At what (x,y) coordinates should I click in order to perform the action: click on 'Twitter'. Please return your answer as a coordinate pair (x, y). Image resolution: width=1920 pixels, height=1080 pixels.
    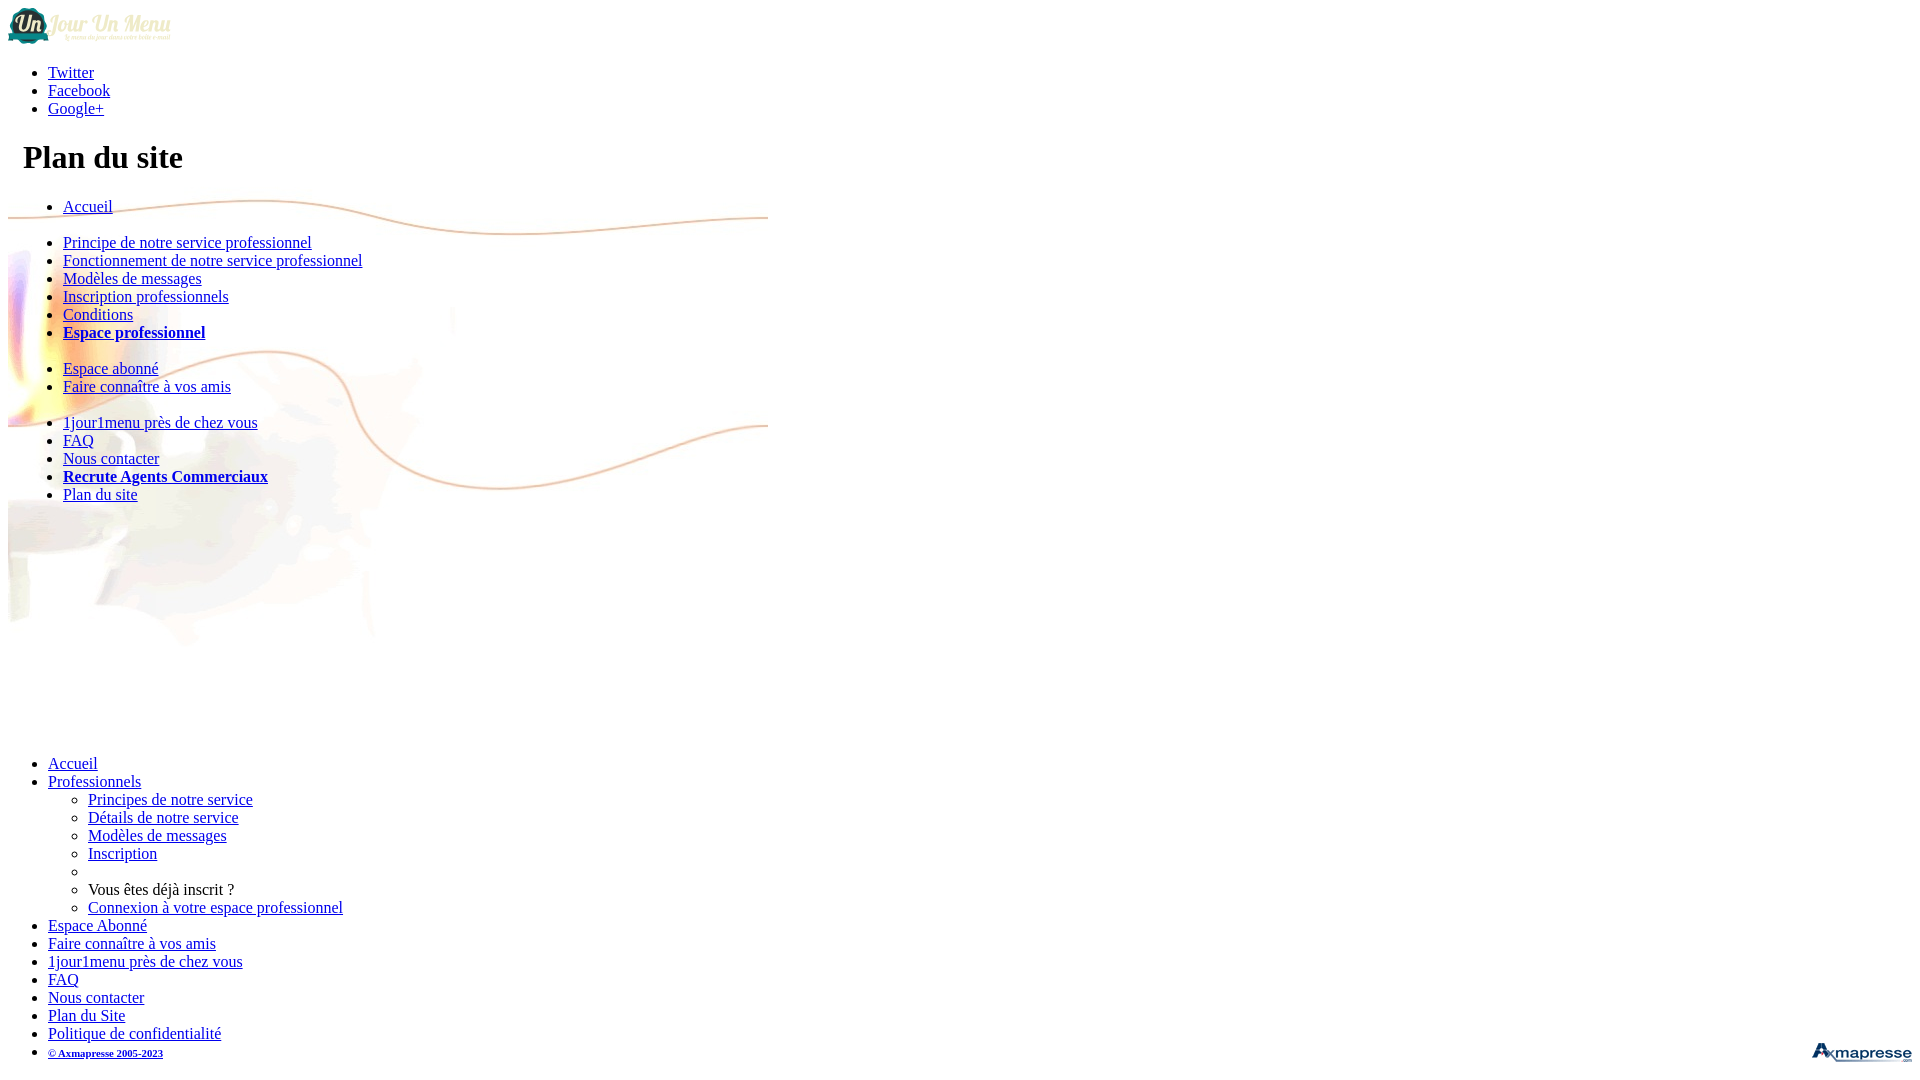
    Looking at the image, I should click on (48, 71).